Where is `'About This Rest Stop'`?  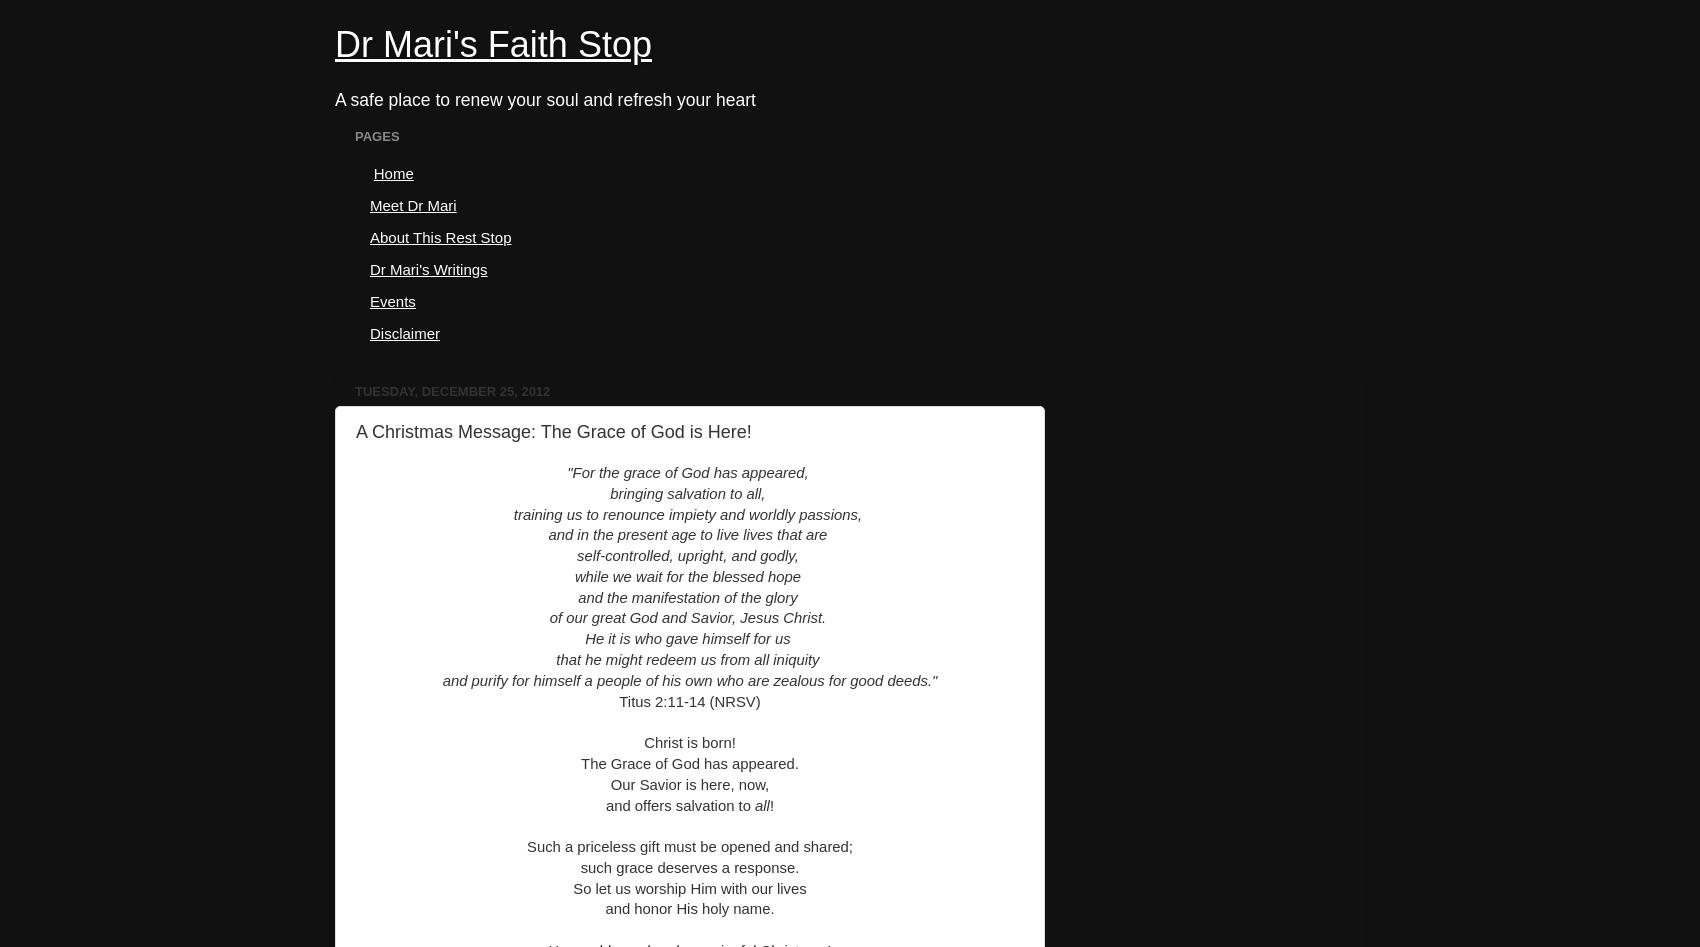
'About This Rest Stop' is located at coordinates (440, 236).